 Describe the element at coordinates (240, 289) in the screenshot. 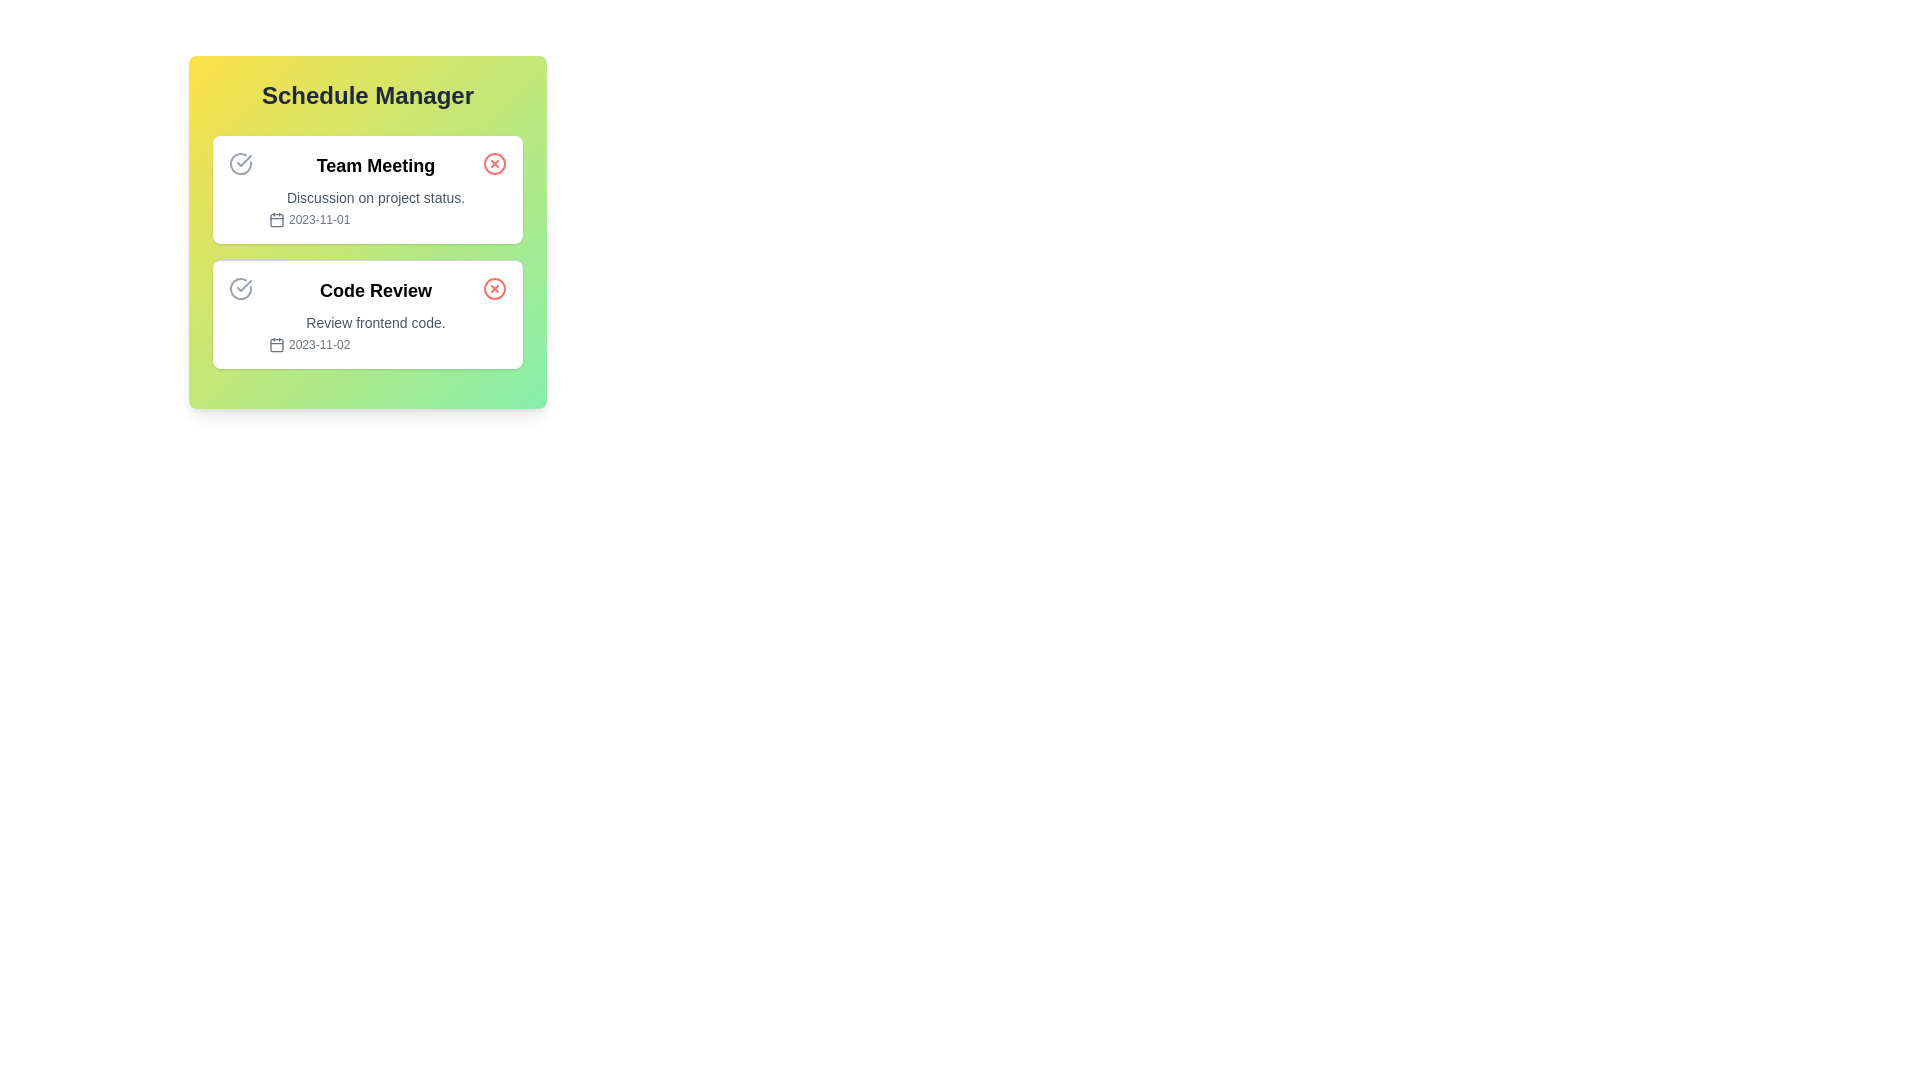

I see `the circular checkmark icon located to the left of the 'Code Review' text` at that location.